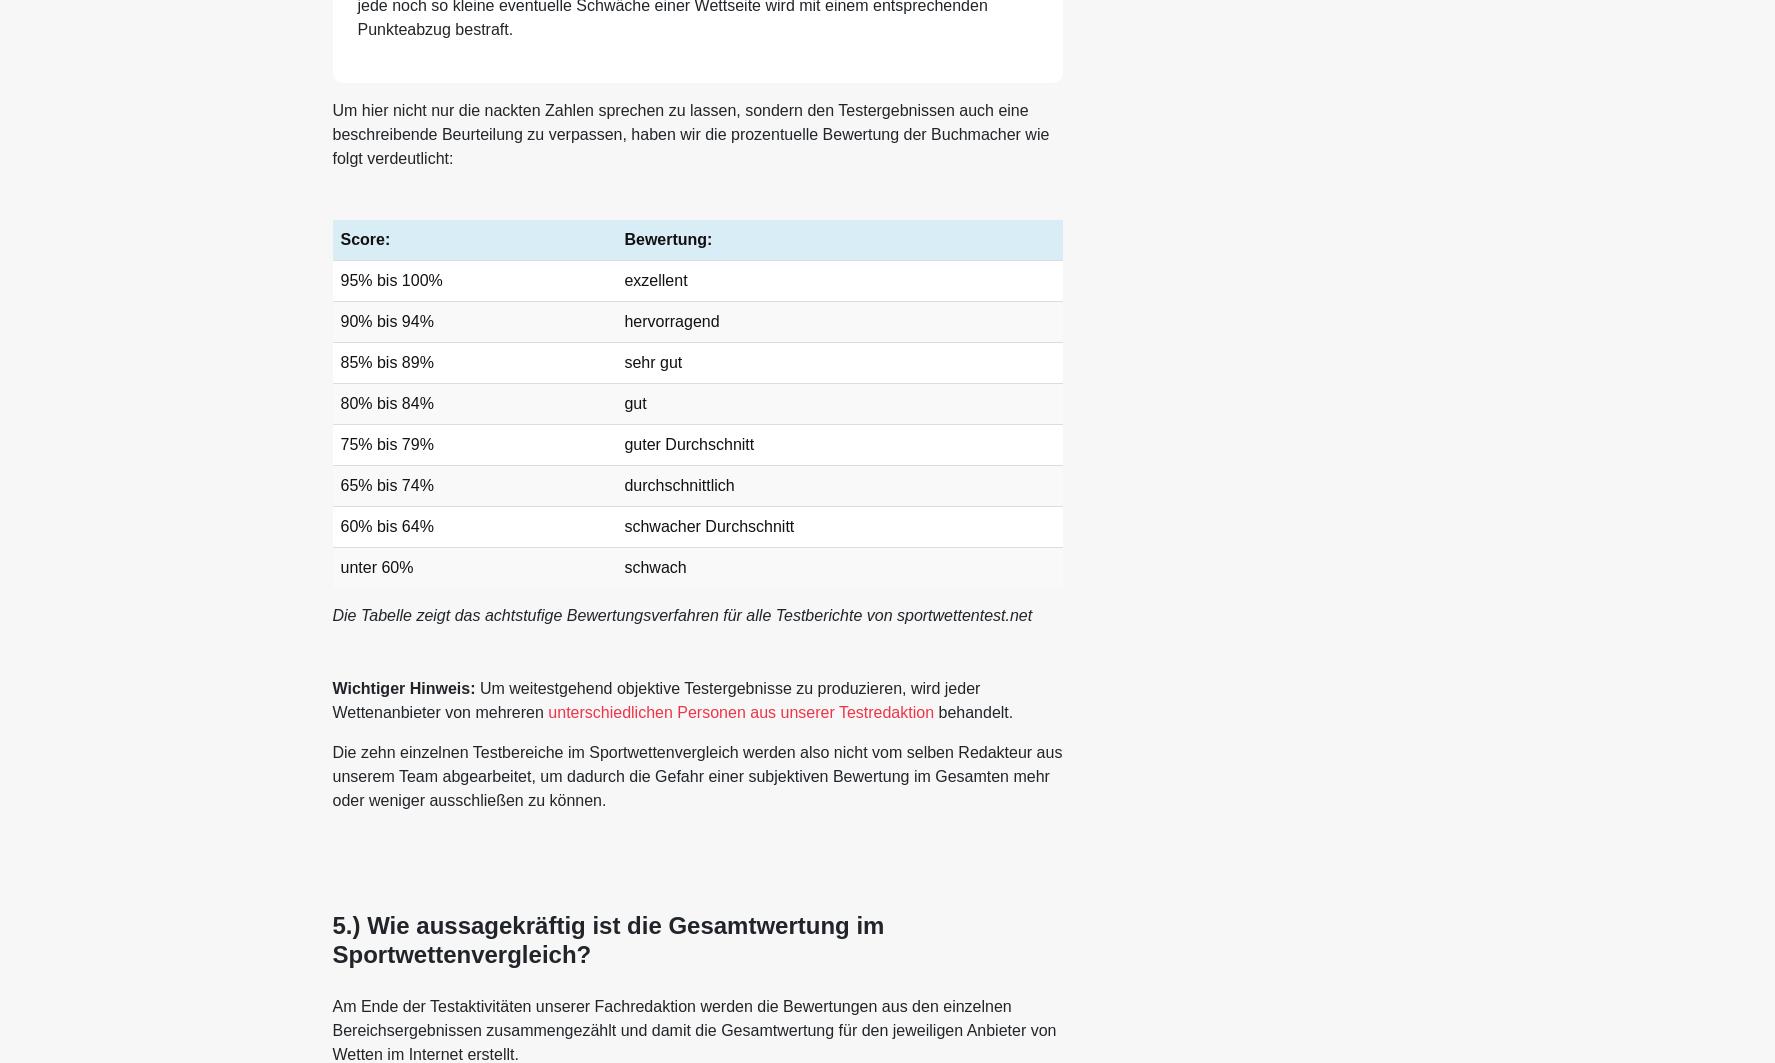  Describe the element at coordinates (689, 134) in the screenshot. I see `'Um hier nicht nur die nackten Zahlen sprechen zu lassen, sondern den Testergebnissen auch eine beschreibende Beurteilung zu verpassen, haben wir die prozentuelle Bewertung der Buchmacher wie folgt verdeutlicht:'` at that location.